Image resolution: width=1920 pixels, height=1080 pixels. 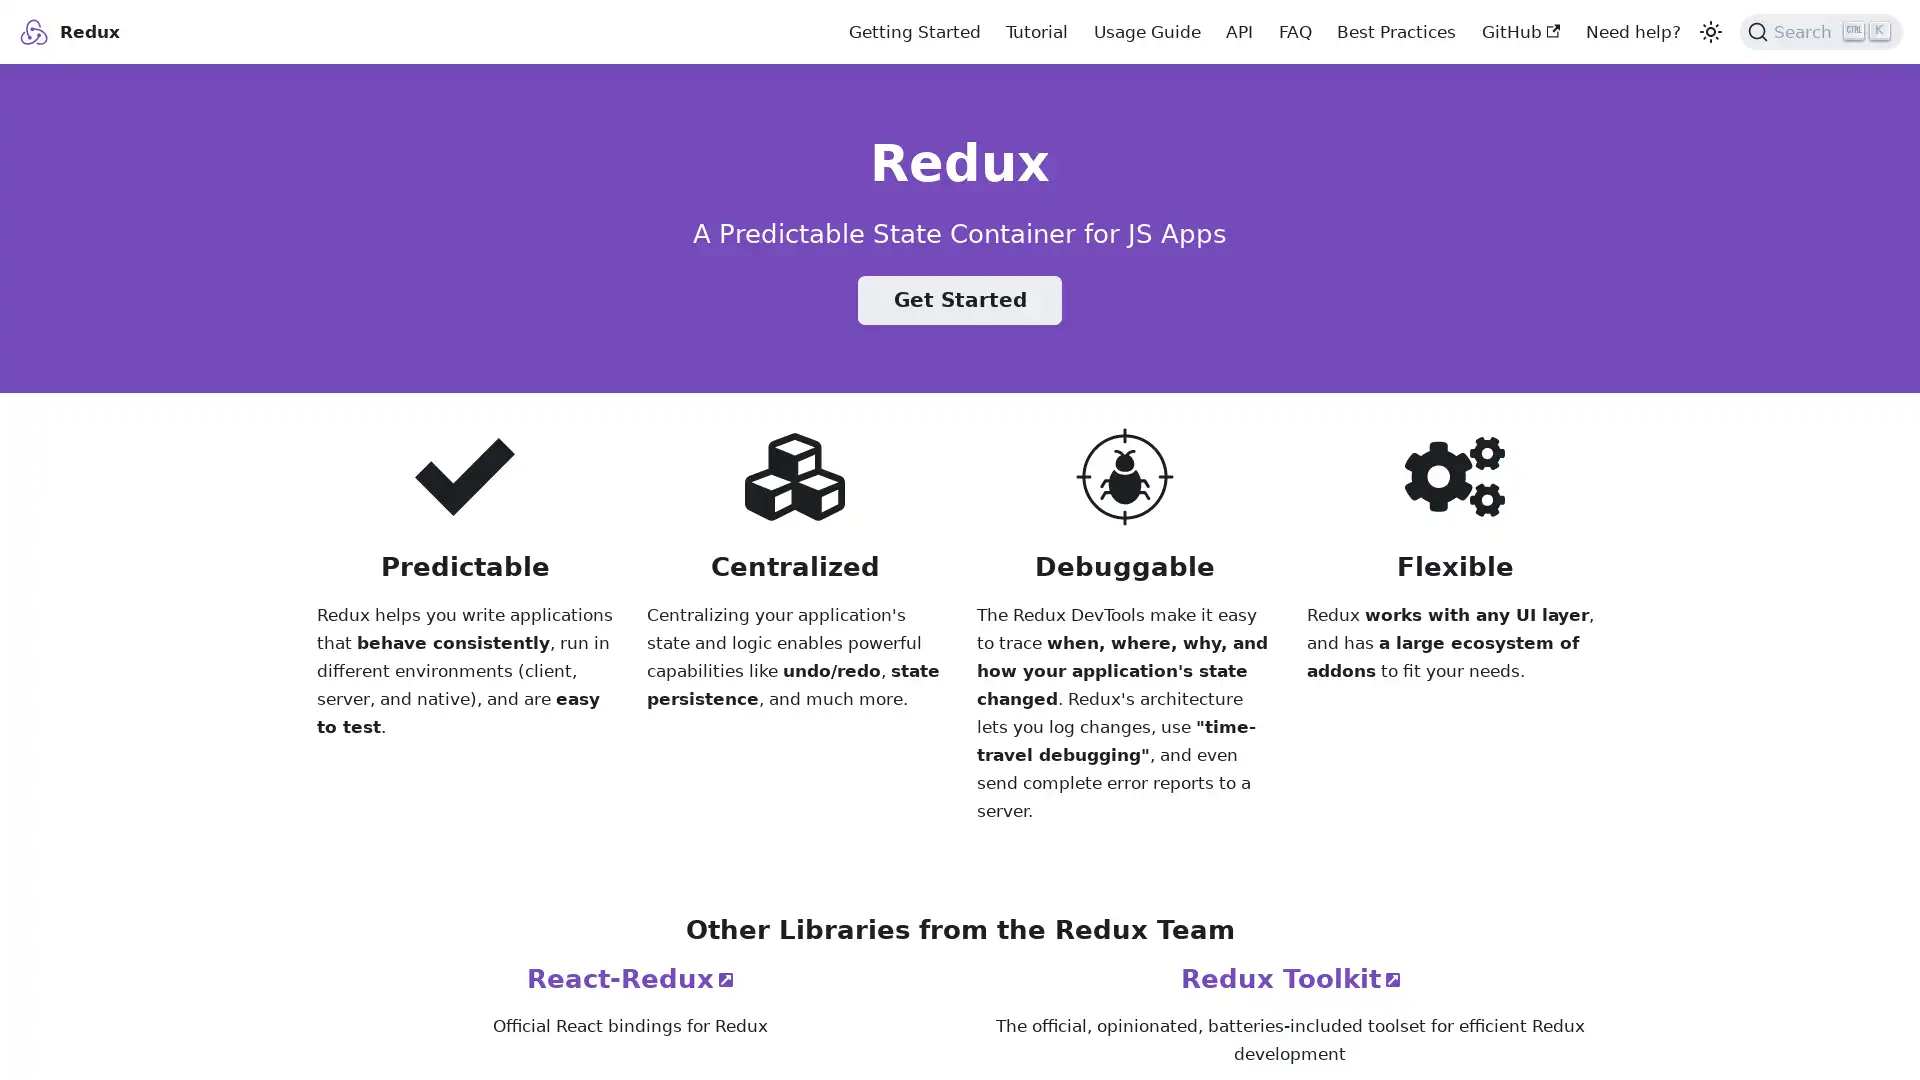 I want to click on Switch between dark and light mode (currently light mode), so click(x=1708, y=30).